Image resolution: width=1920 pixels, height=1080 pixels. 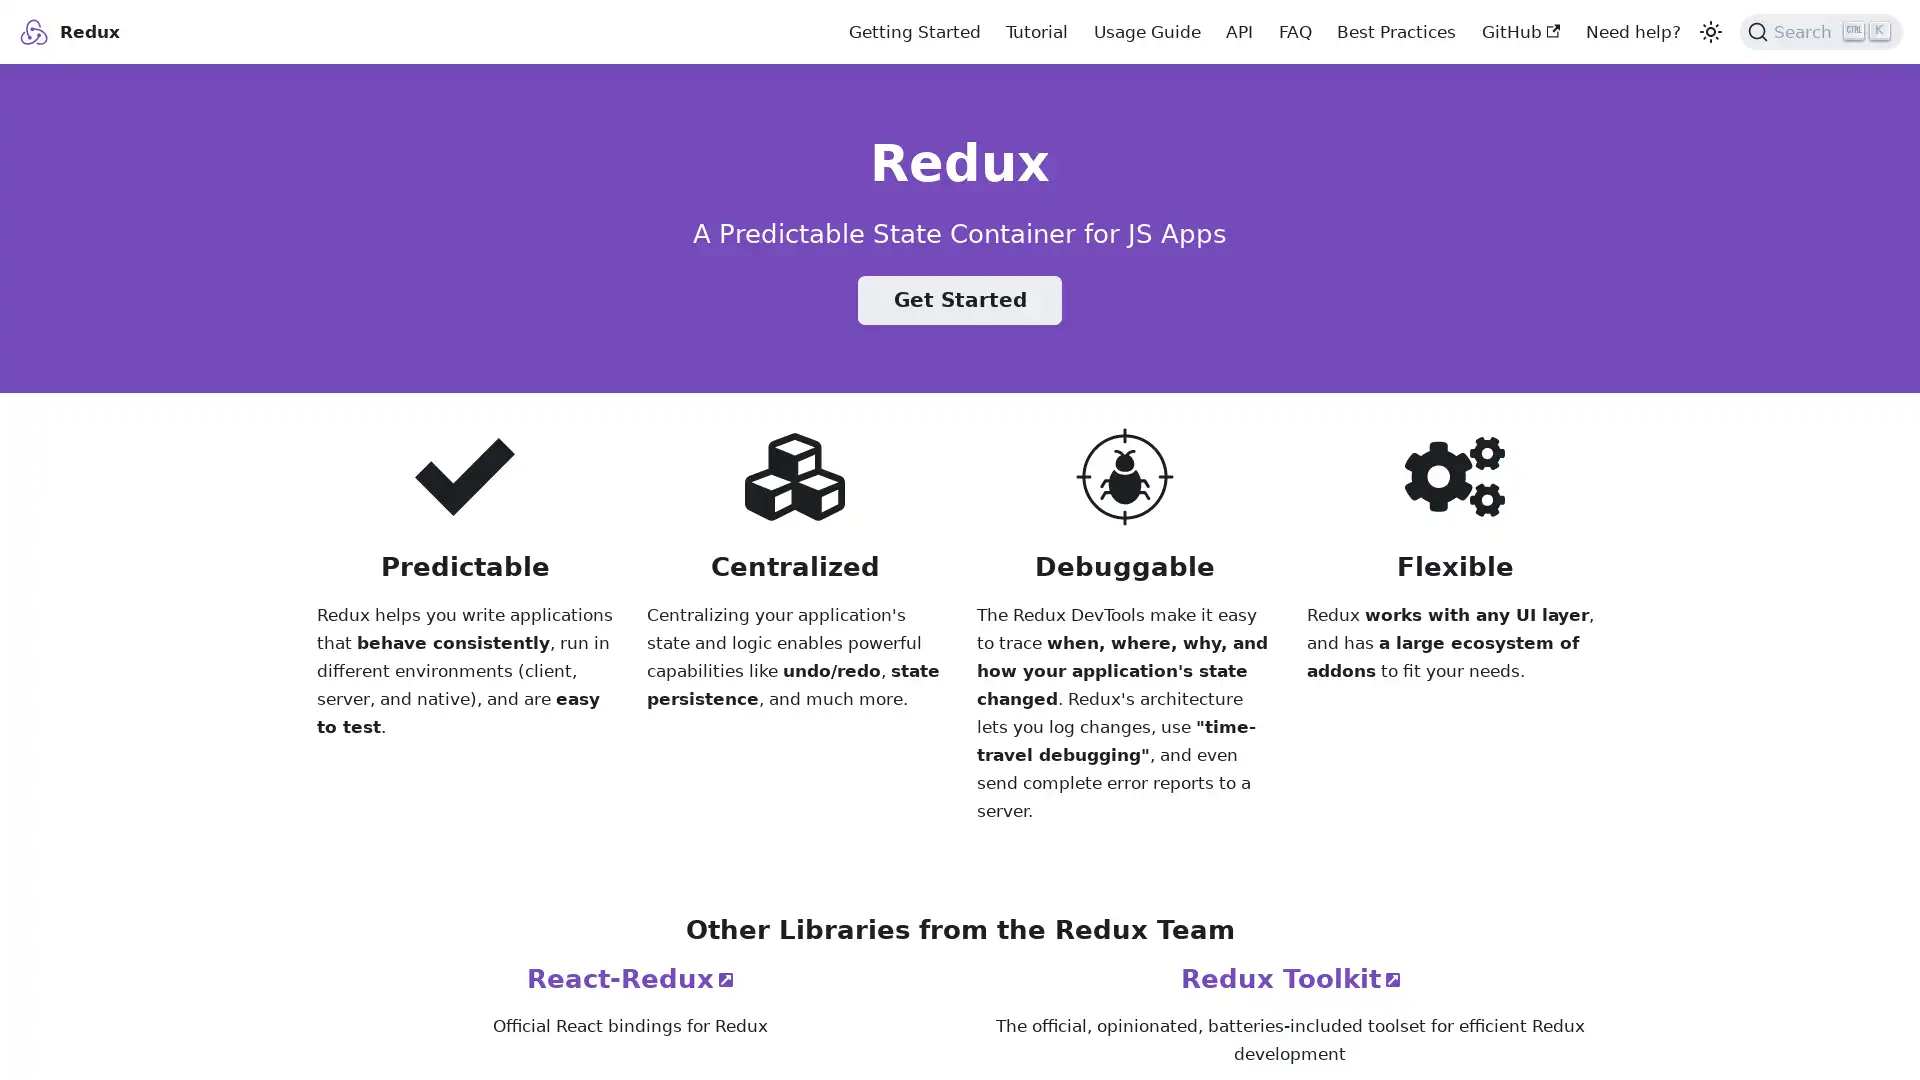 I want to click on Switch between dark and light mode (currently light mode), so click(x=1708, y=30).